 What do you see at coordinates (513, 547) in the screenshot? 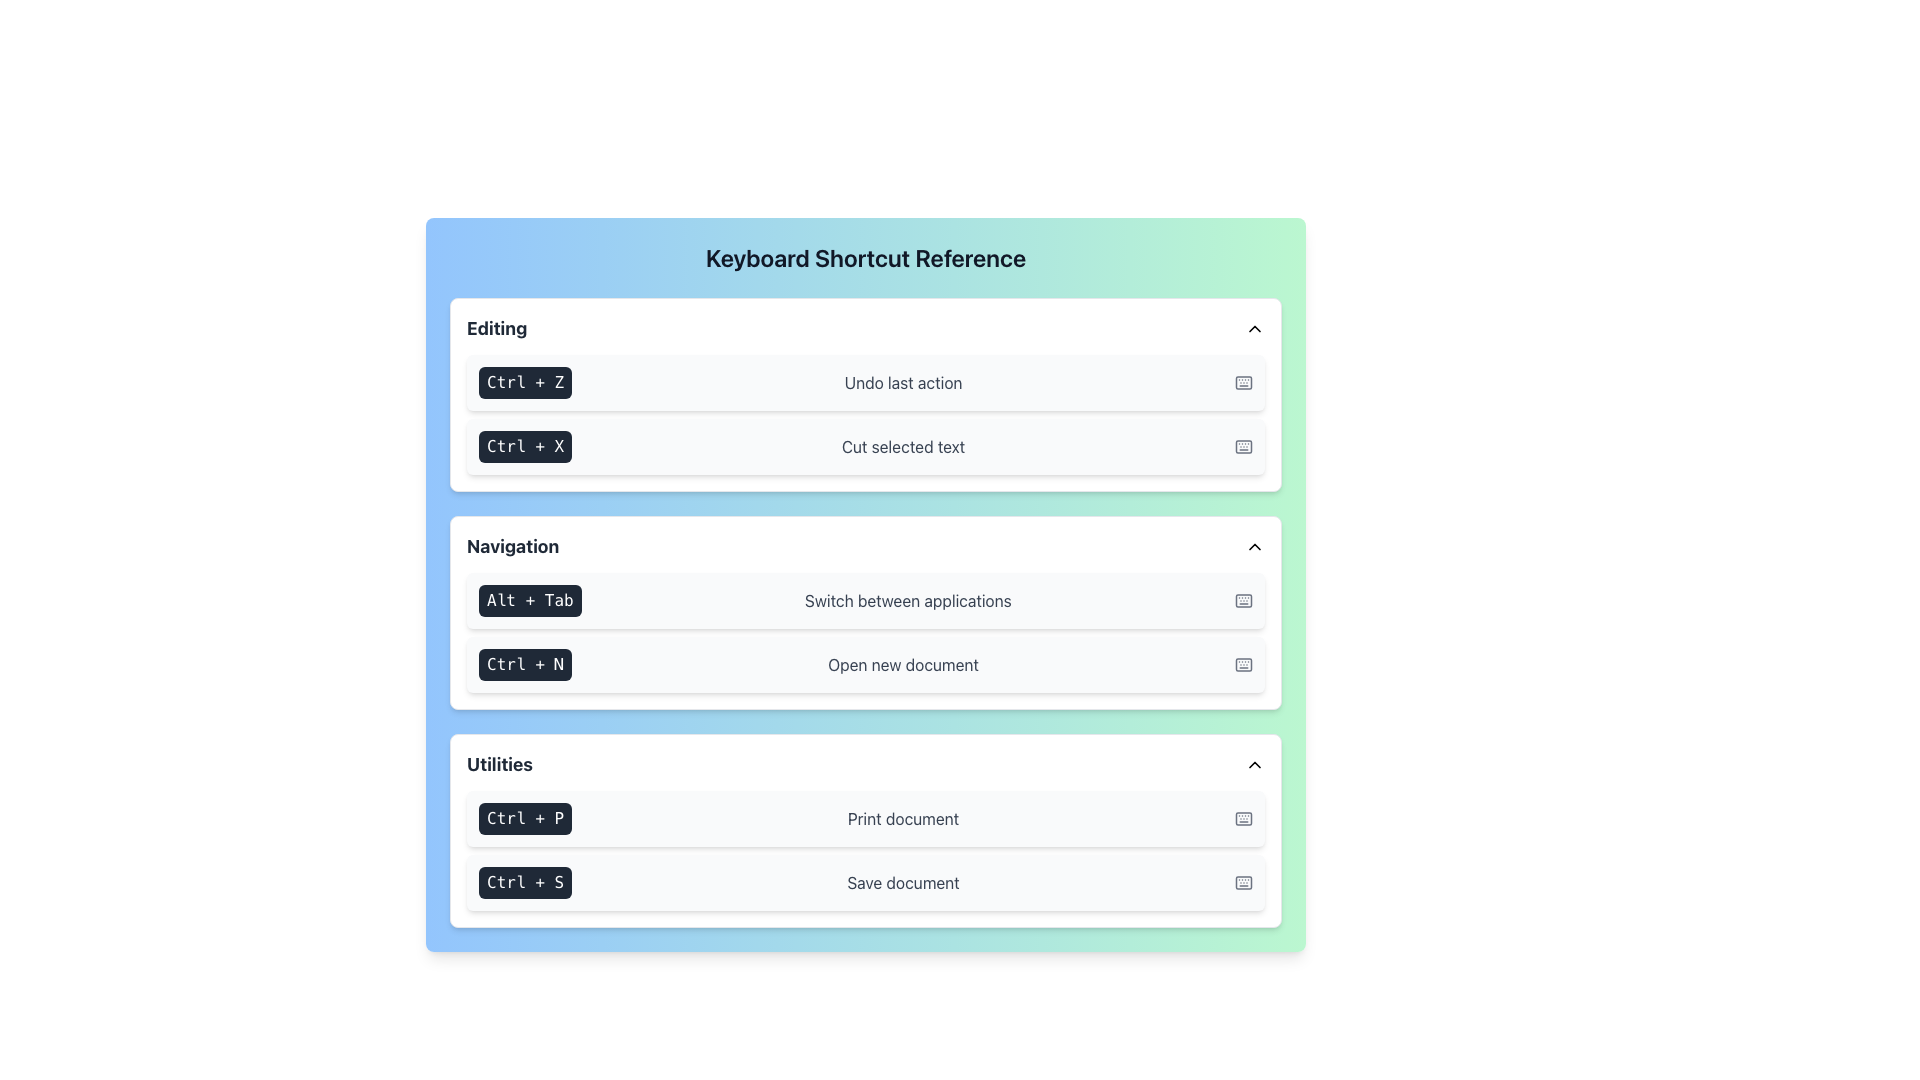
I see `the Text Label that serves as a section title for 'Navigation', located between 'Editing' and 'Utilities'` at bounding box center [513, 547].